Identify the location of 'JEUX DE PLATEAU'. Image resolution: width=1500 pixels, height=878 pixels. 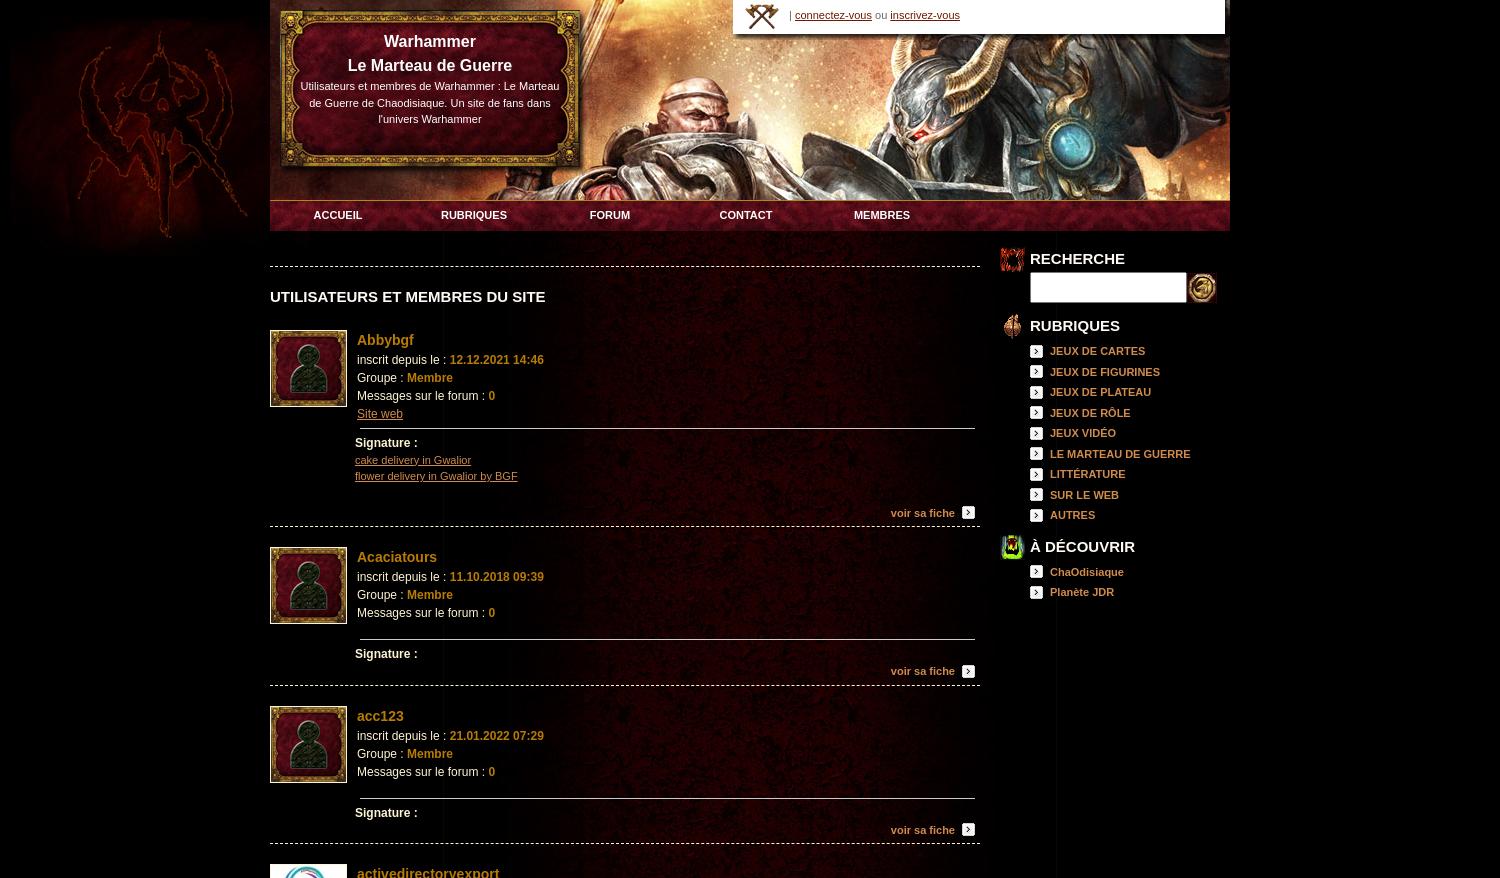
(1099, 391).